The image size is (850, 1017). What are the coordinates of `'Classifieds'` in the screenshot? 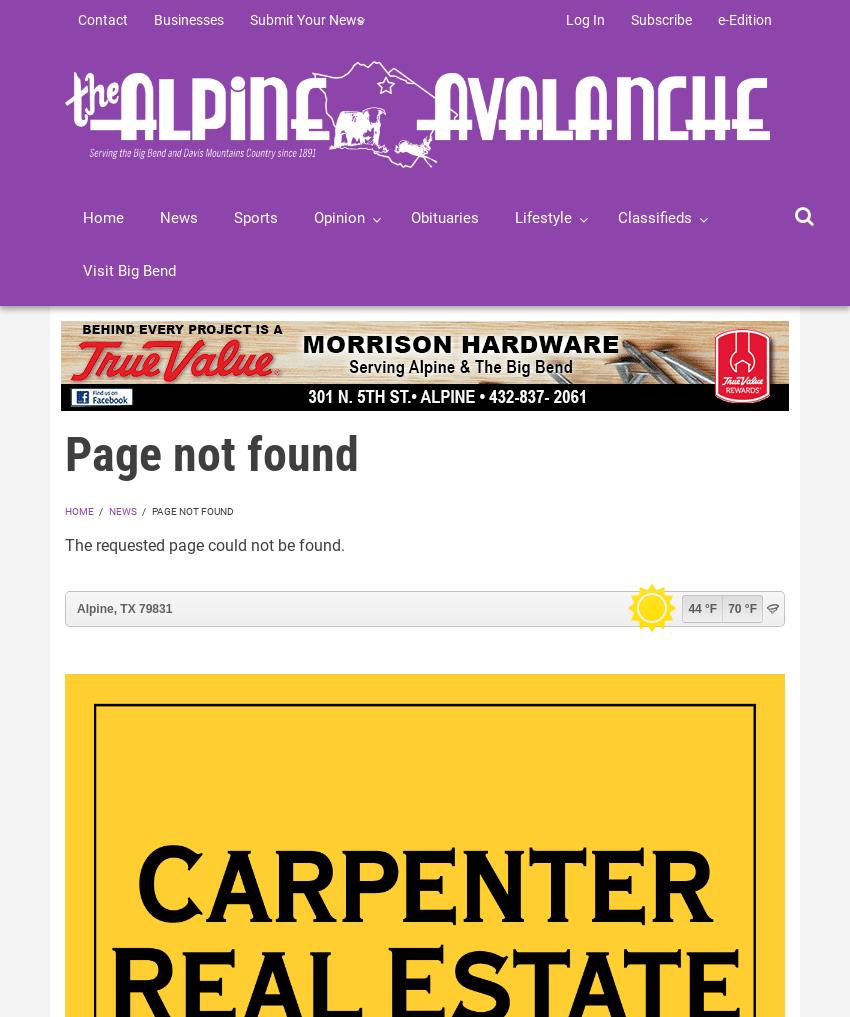 It's located at (655, 218).